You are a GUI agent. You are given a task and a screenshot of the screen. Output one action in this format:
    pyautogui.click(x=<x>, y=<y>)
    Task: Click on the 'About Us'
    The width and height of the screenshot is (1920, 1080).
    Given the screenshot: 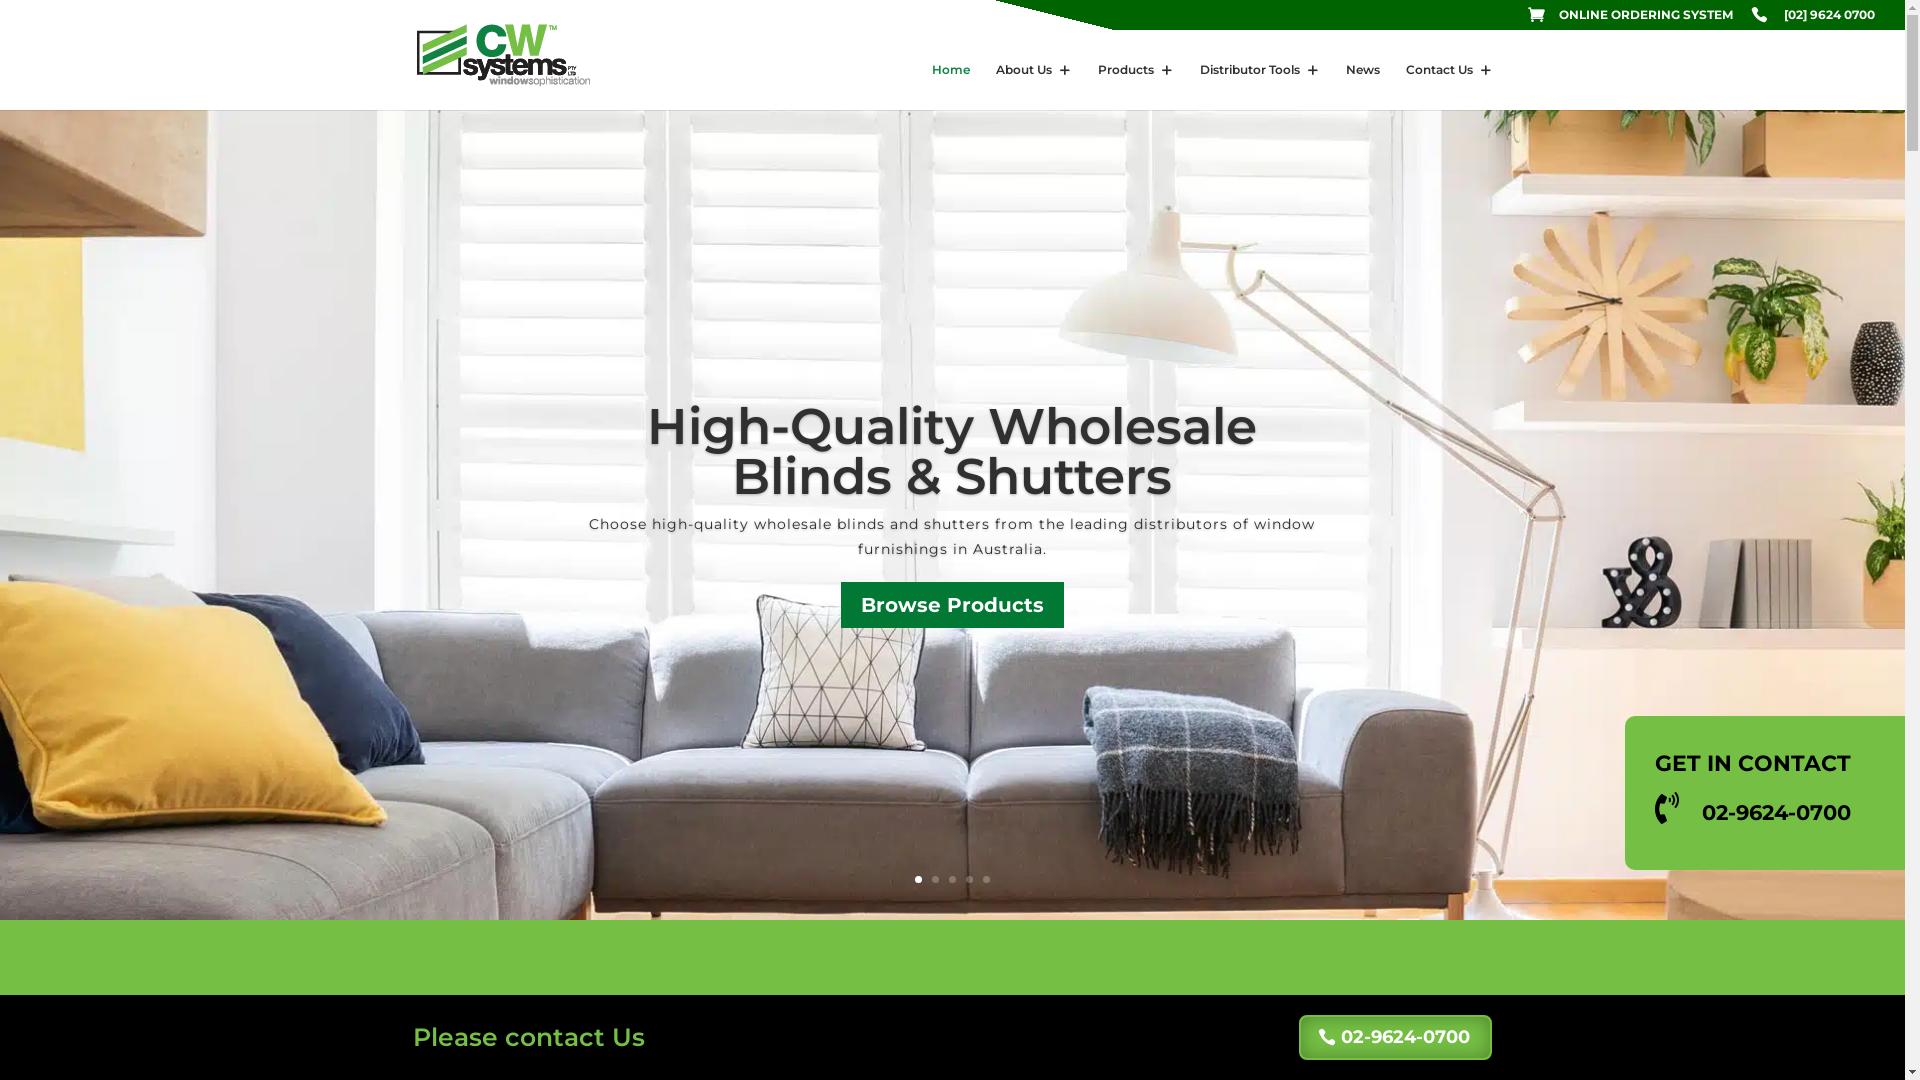 What is the action you would take?
    pyautogui.click(x=1033, y=85)
    